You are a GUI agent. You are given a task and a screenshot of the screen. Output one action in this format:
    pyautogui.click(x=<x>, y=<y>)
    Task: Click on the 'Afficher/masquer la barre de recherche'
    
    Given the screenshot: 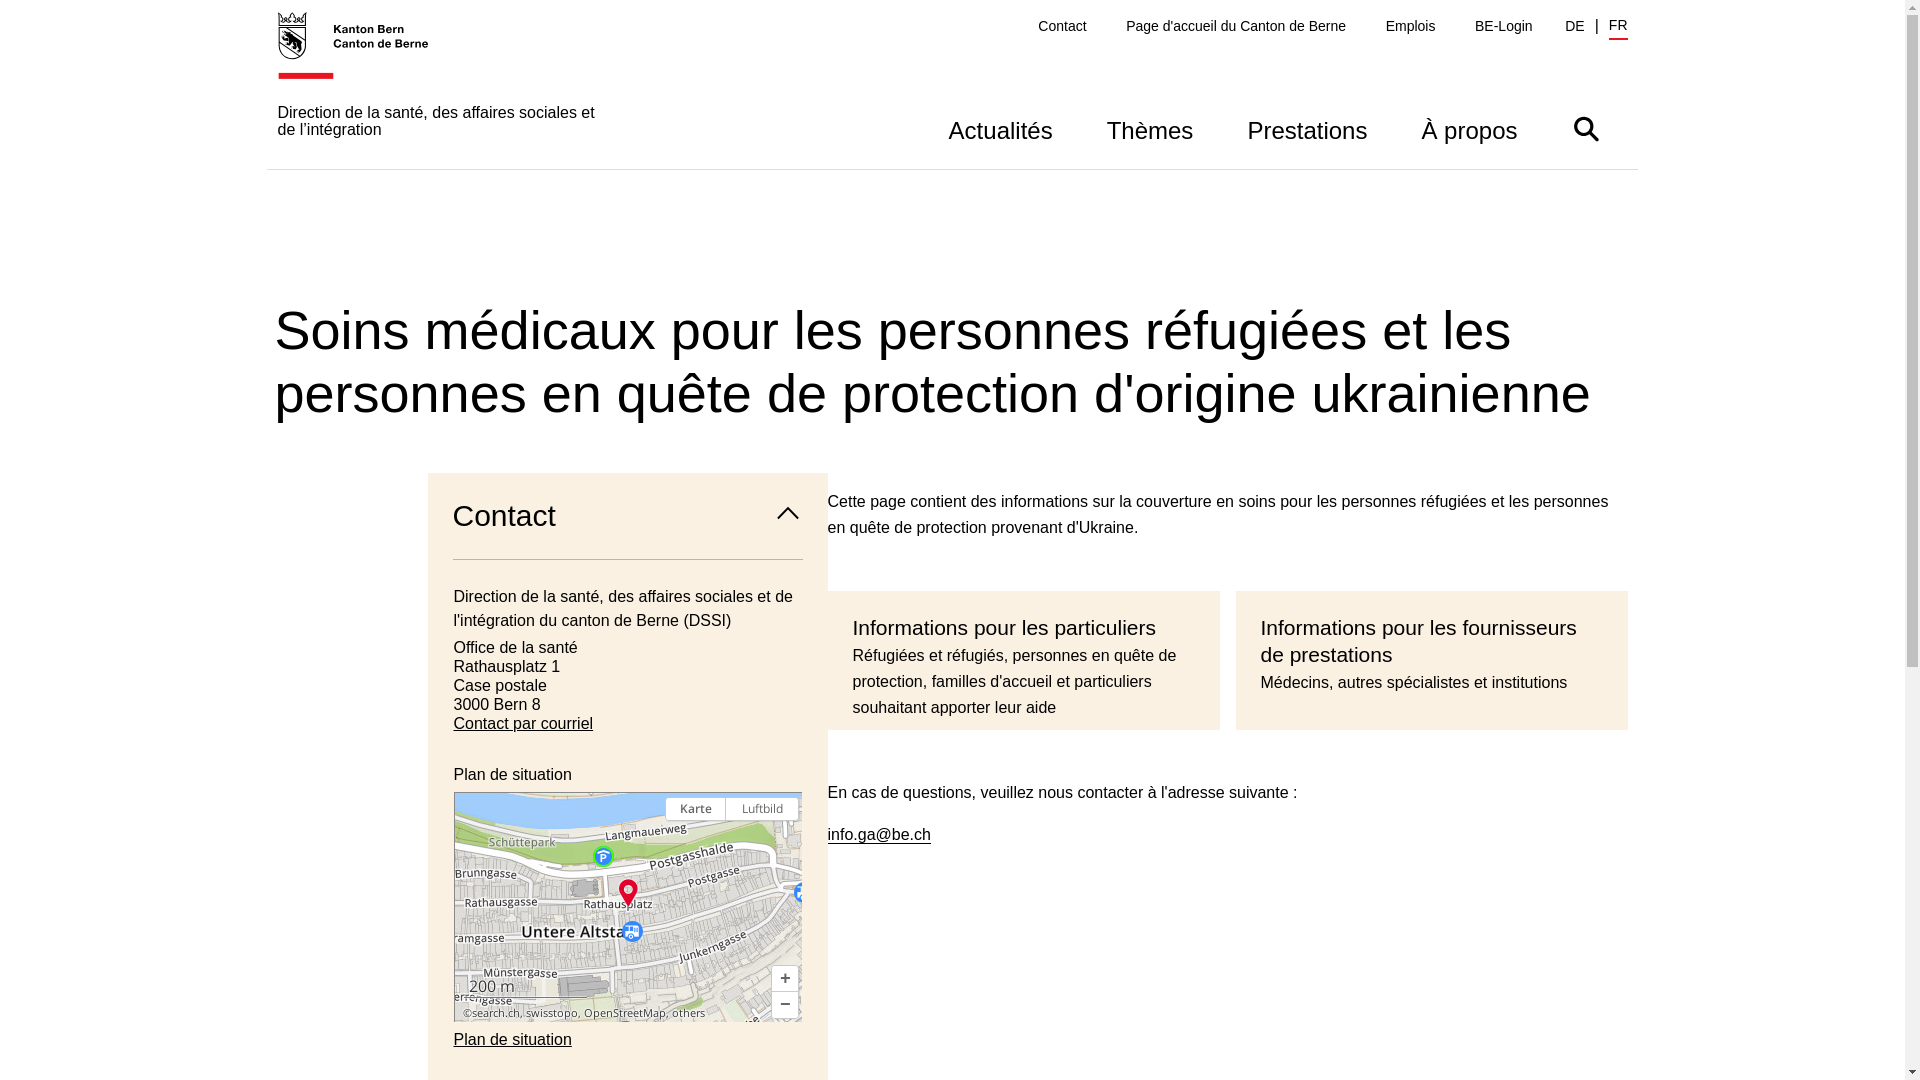 What is the action you would take?
    pyautogui.click(x=1584, y=128)
    